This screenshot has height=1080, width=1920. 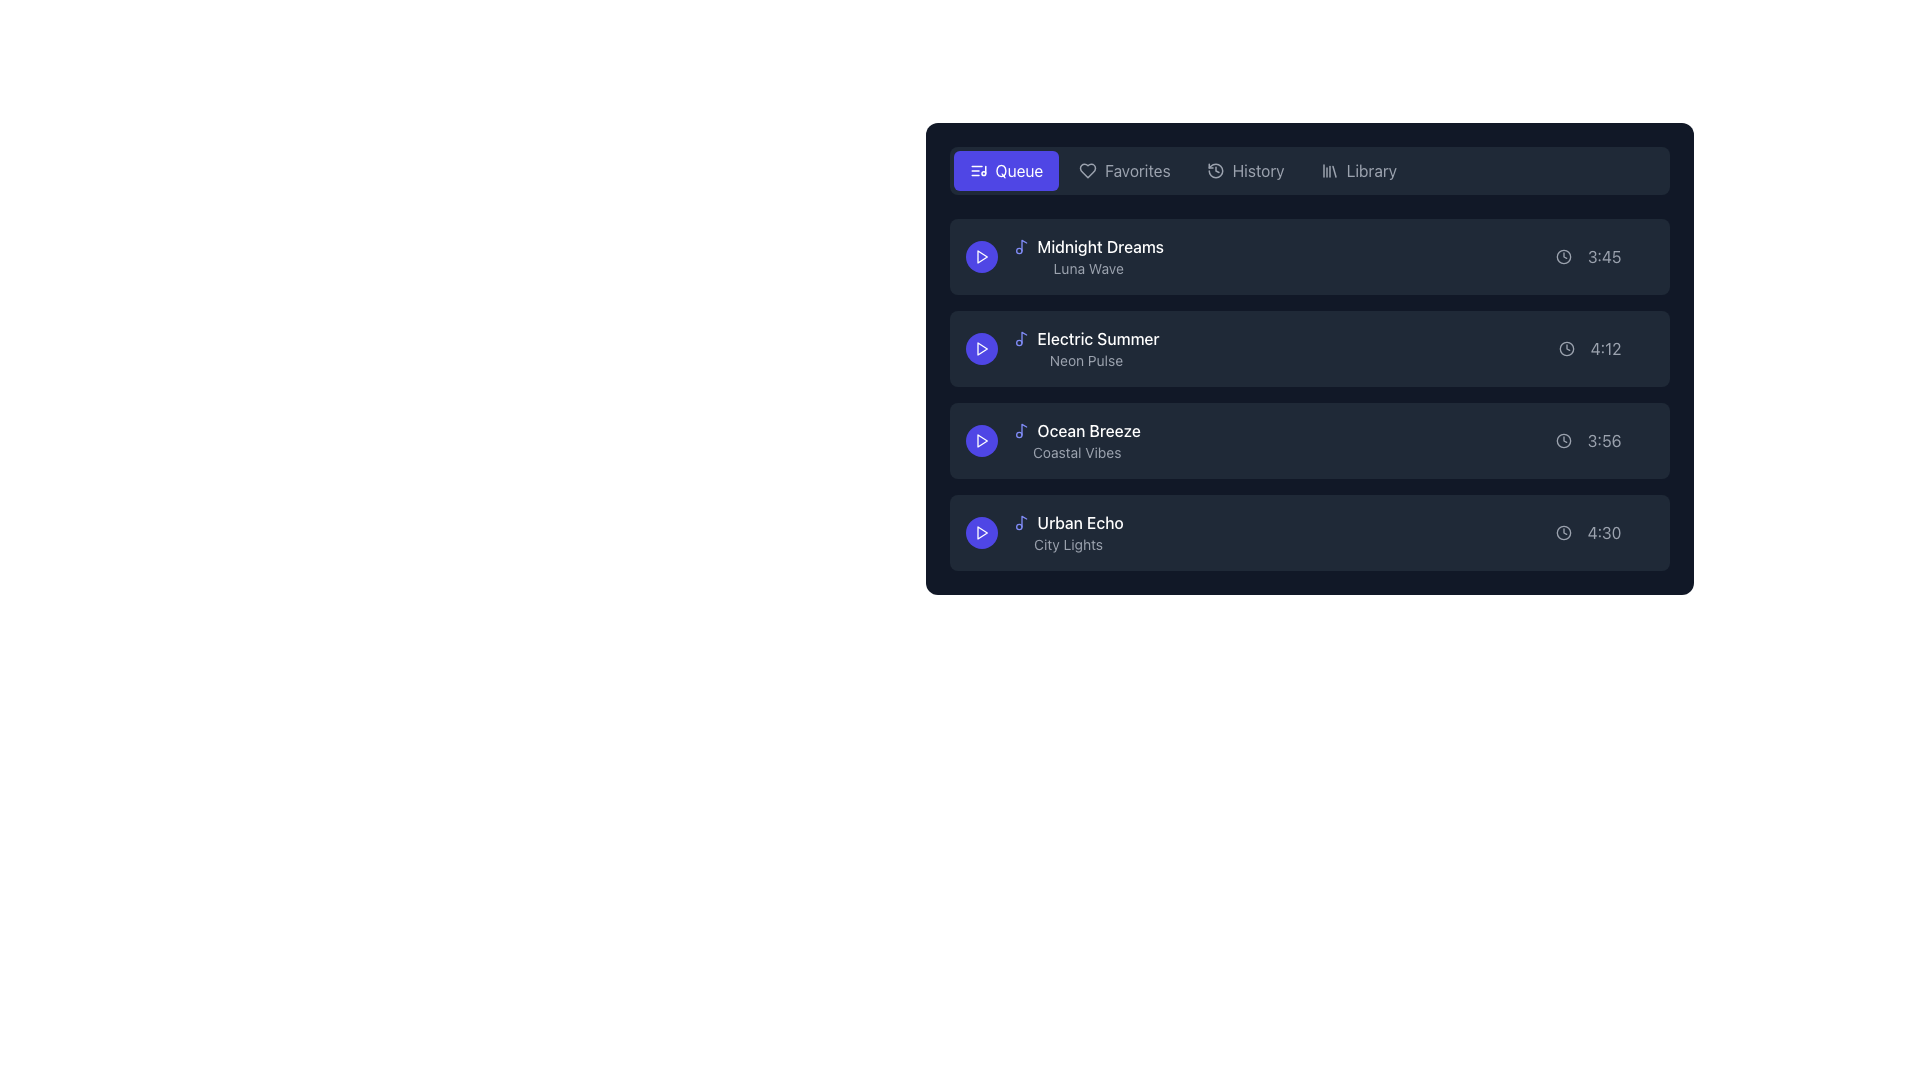 I want to click on the vibrant indigo musical note icon located to the left of the 'Urban Echo' text in the bottommost row, so click(x=1021, y=522).